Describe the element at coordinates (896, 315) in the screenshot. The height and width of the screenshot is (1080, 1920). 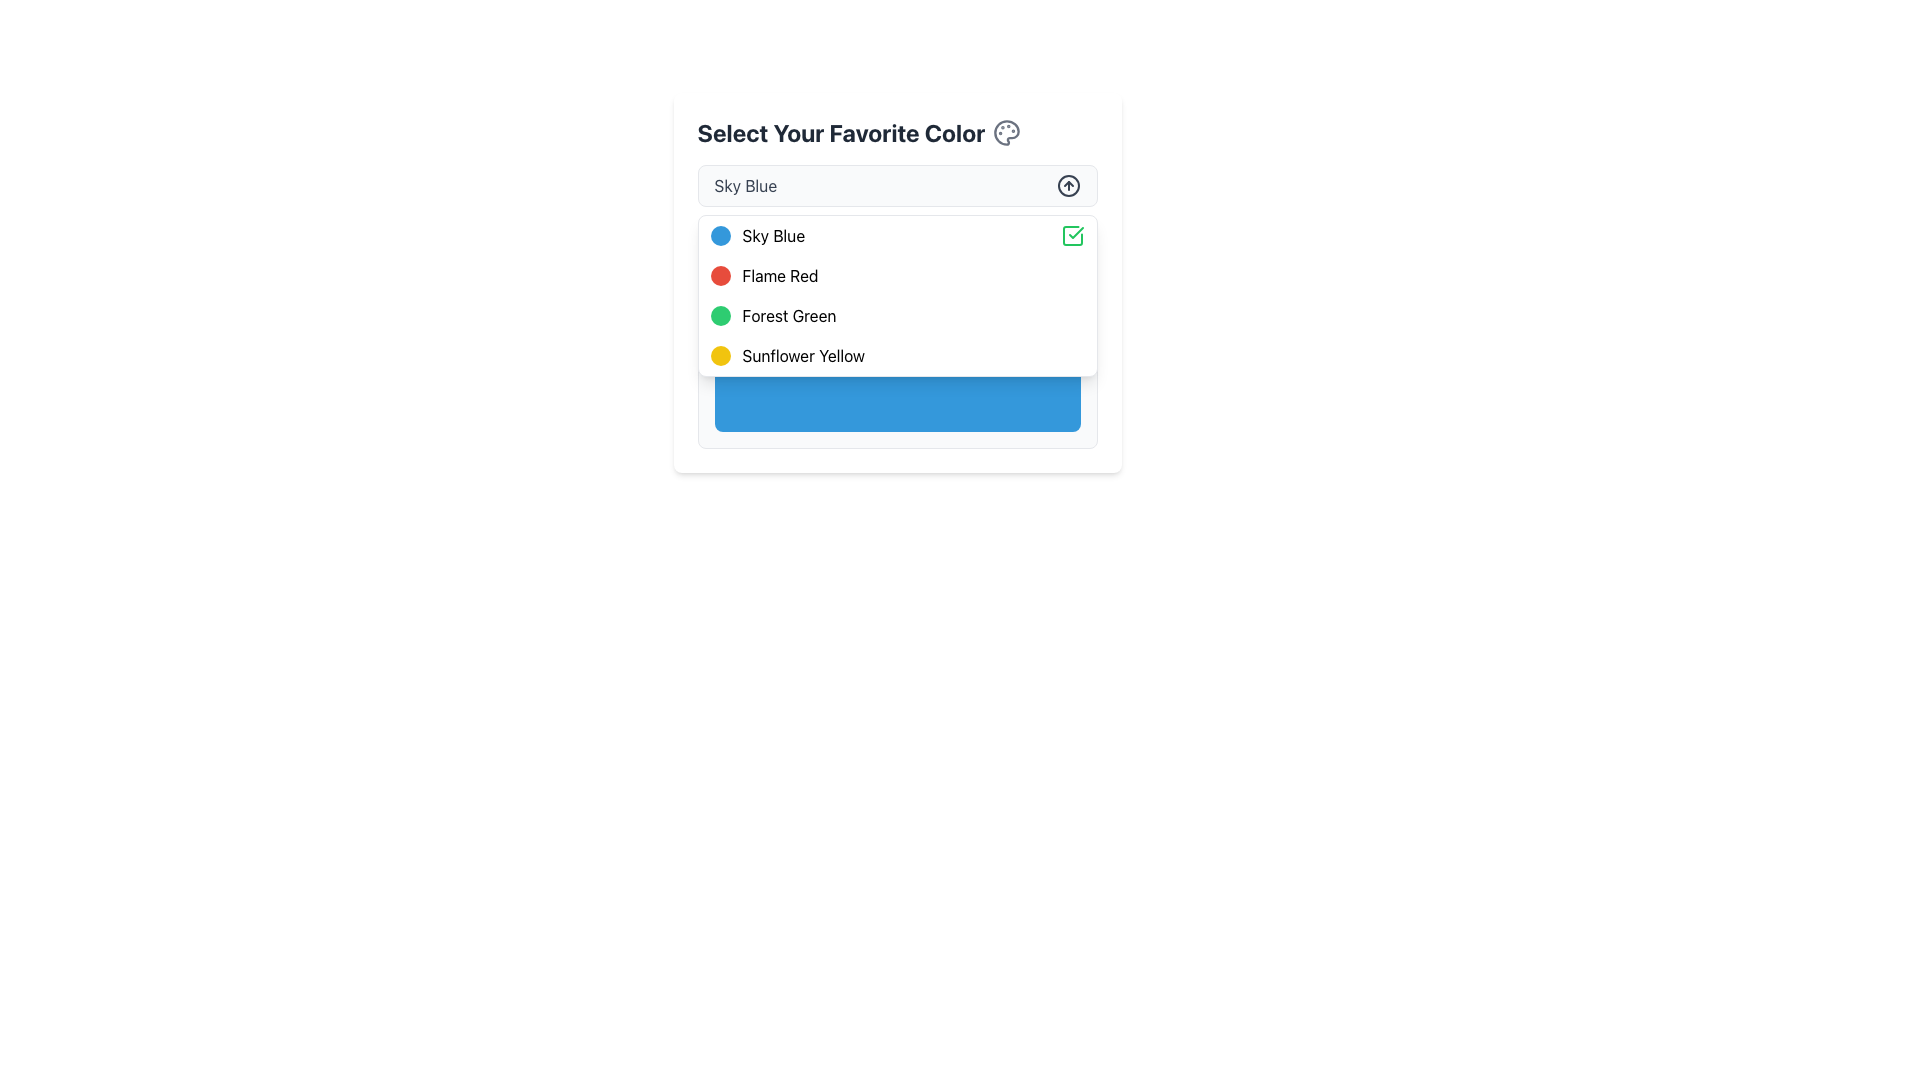
I see `keyboard navigation` at that location.